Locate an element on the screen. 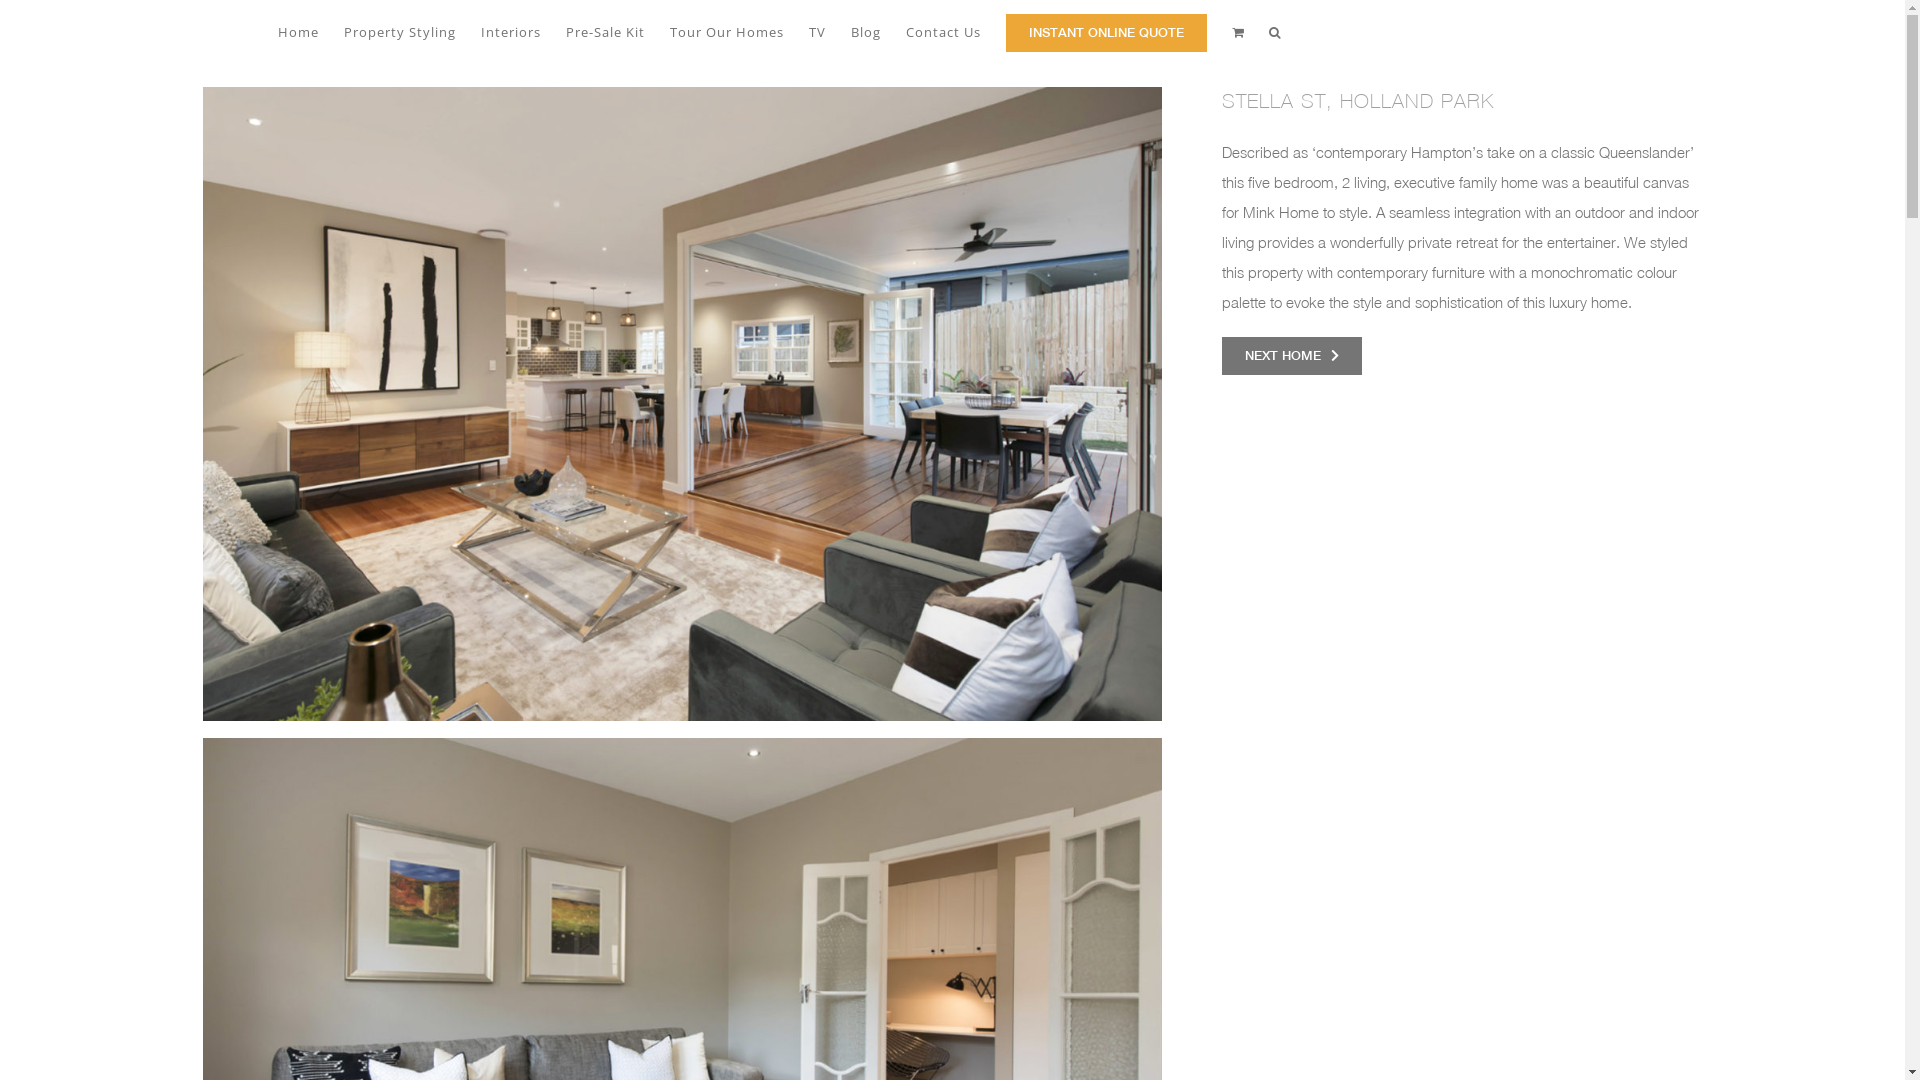  'NEXT HOME' is located at coordinates (1291, 354).